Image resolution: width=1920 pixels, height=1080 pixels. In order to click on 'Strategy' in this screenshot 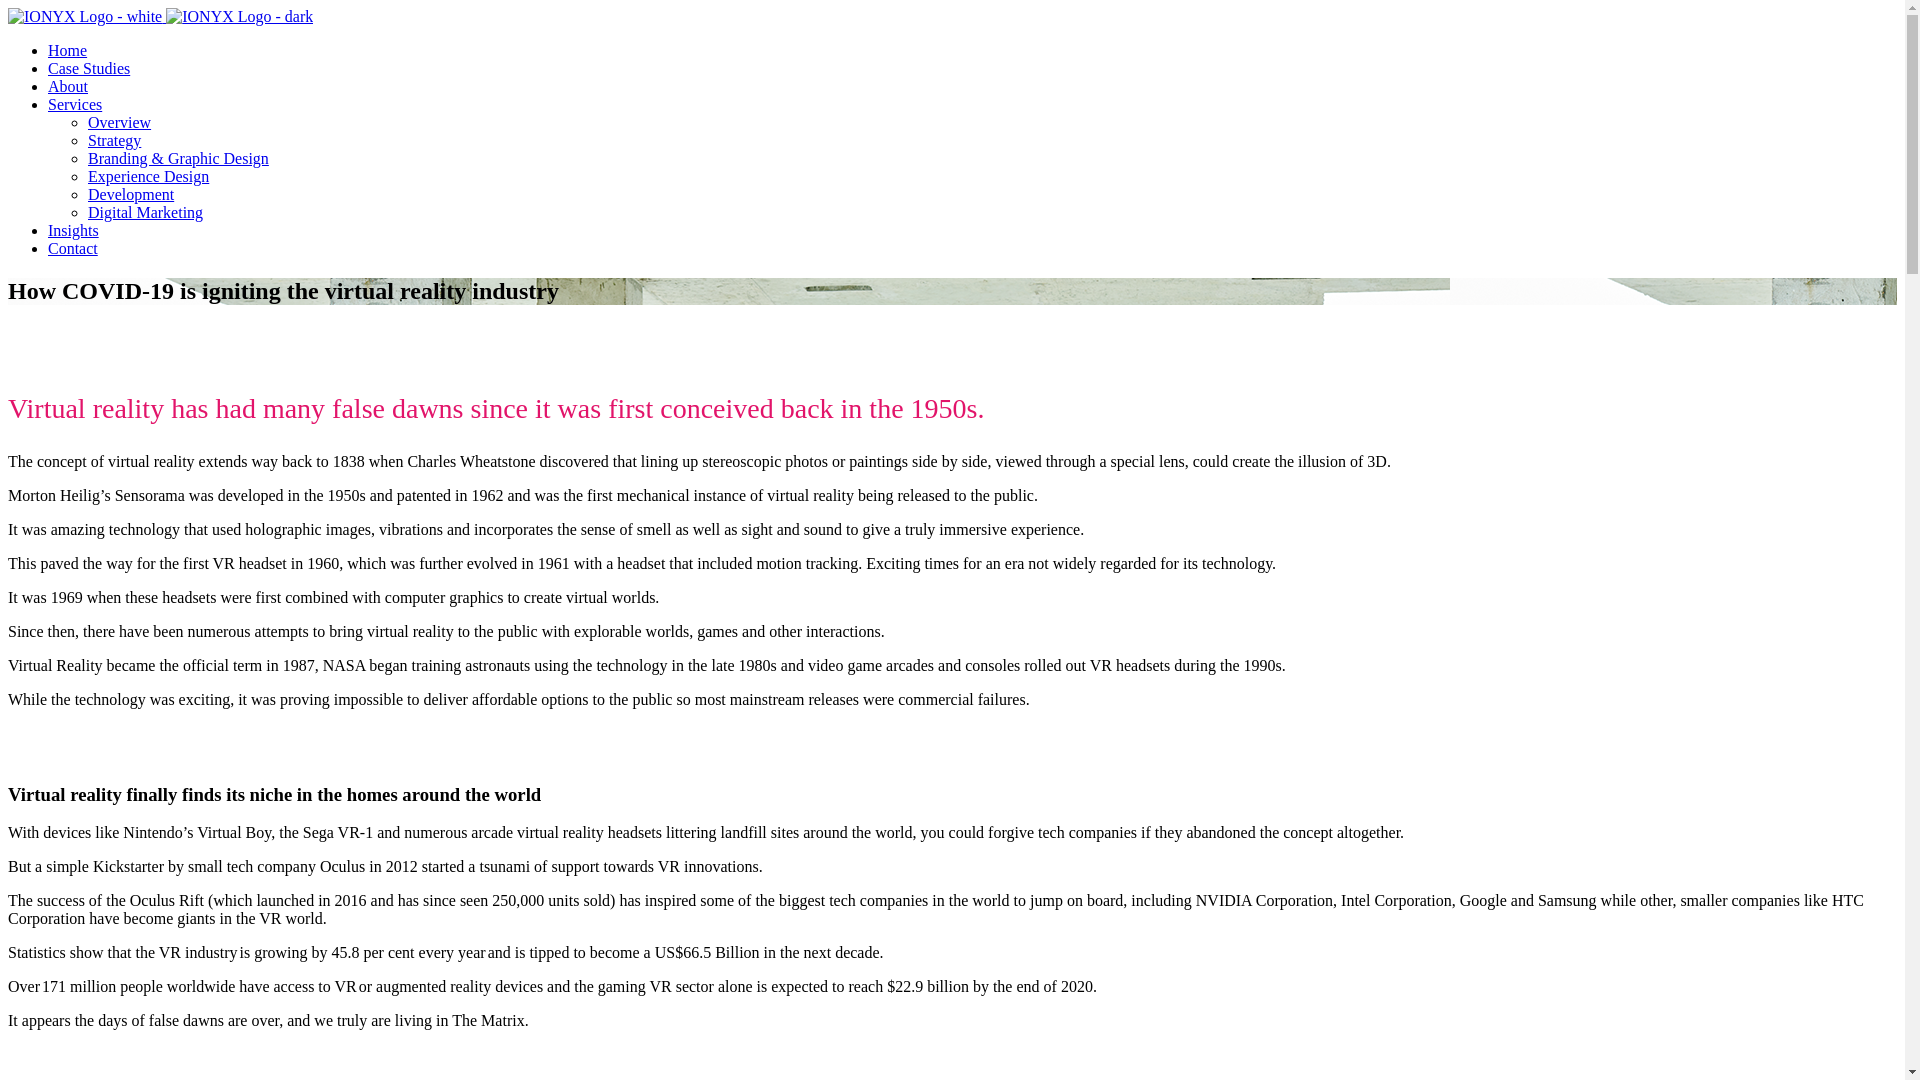, I will do `click(113, 139)`.